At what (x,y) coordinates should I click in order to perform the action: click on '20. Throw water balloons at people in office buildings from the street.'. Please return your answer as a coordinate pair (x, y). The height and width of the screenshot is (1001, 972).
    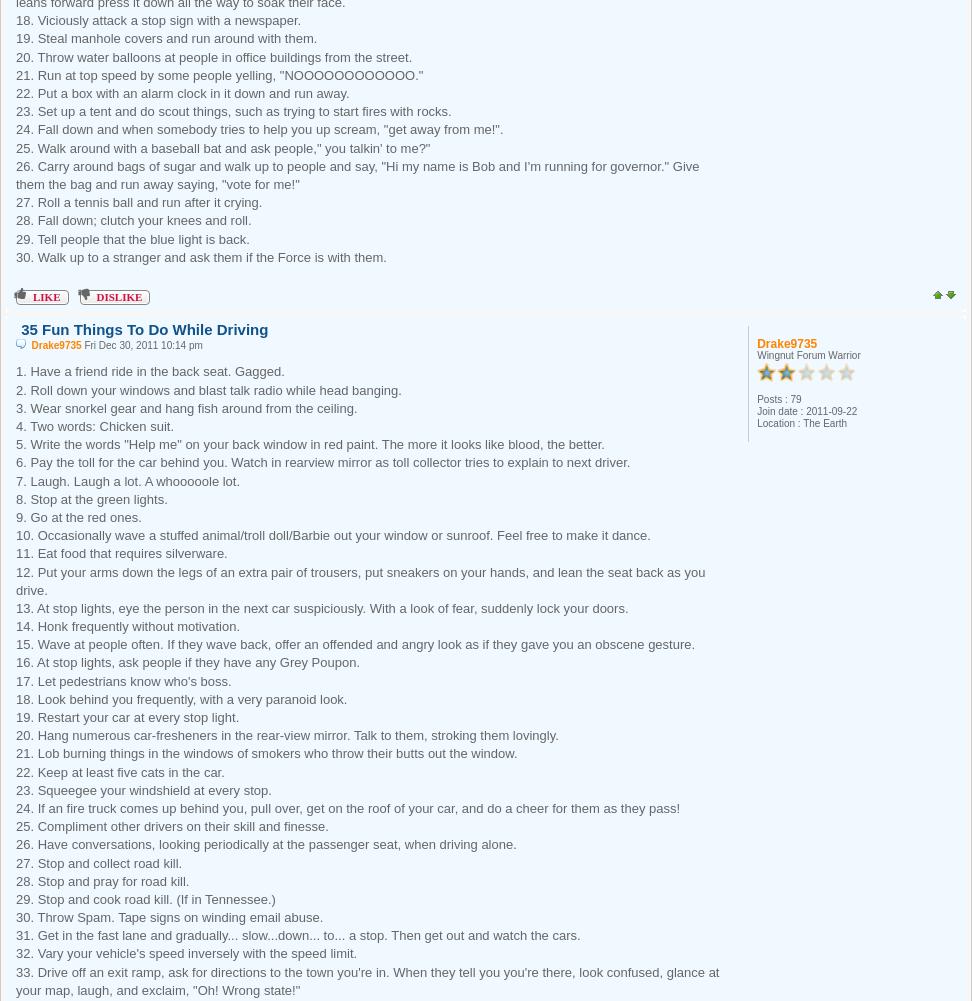
    Looking at the image, I should click on (16, 56).